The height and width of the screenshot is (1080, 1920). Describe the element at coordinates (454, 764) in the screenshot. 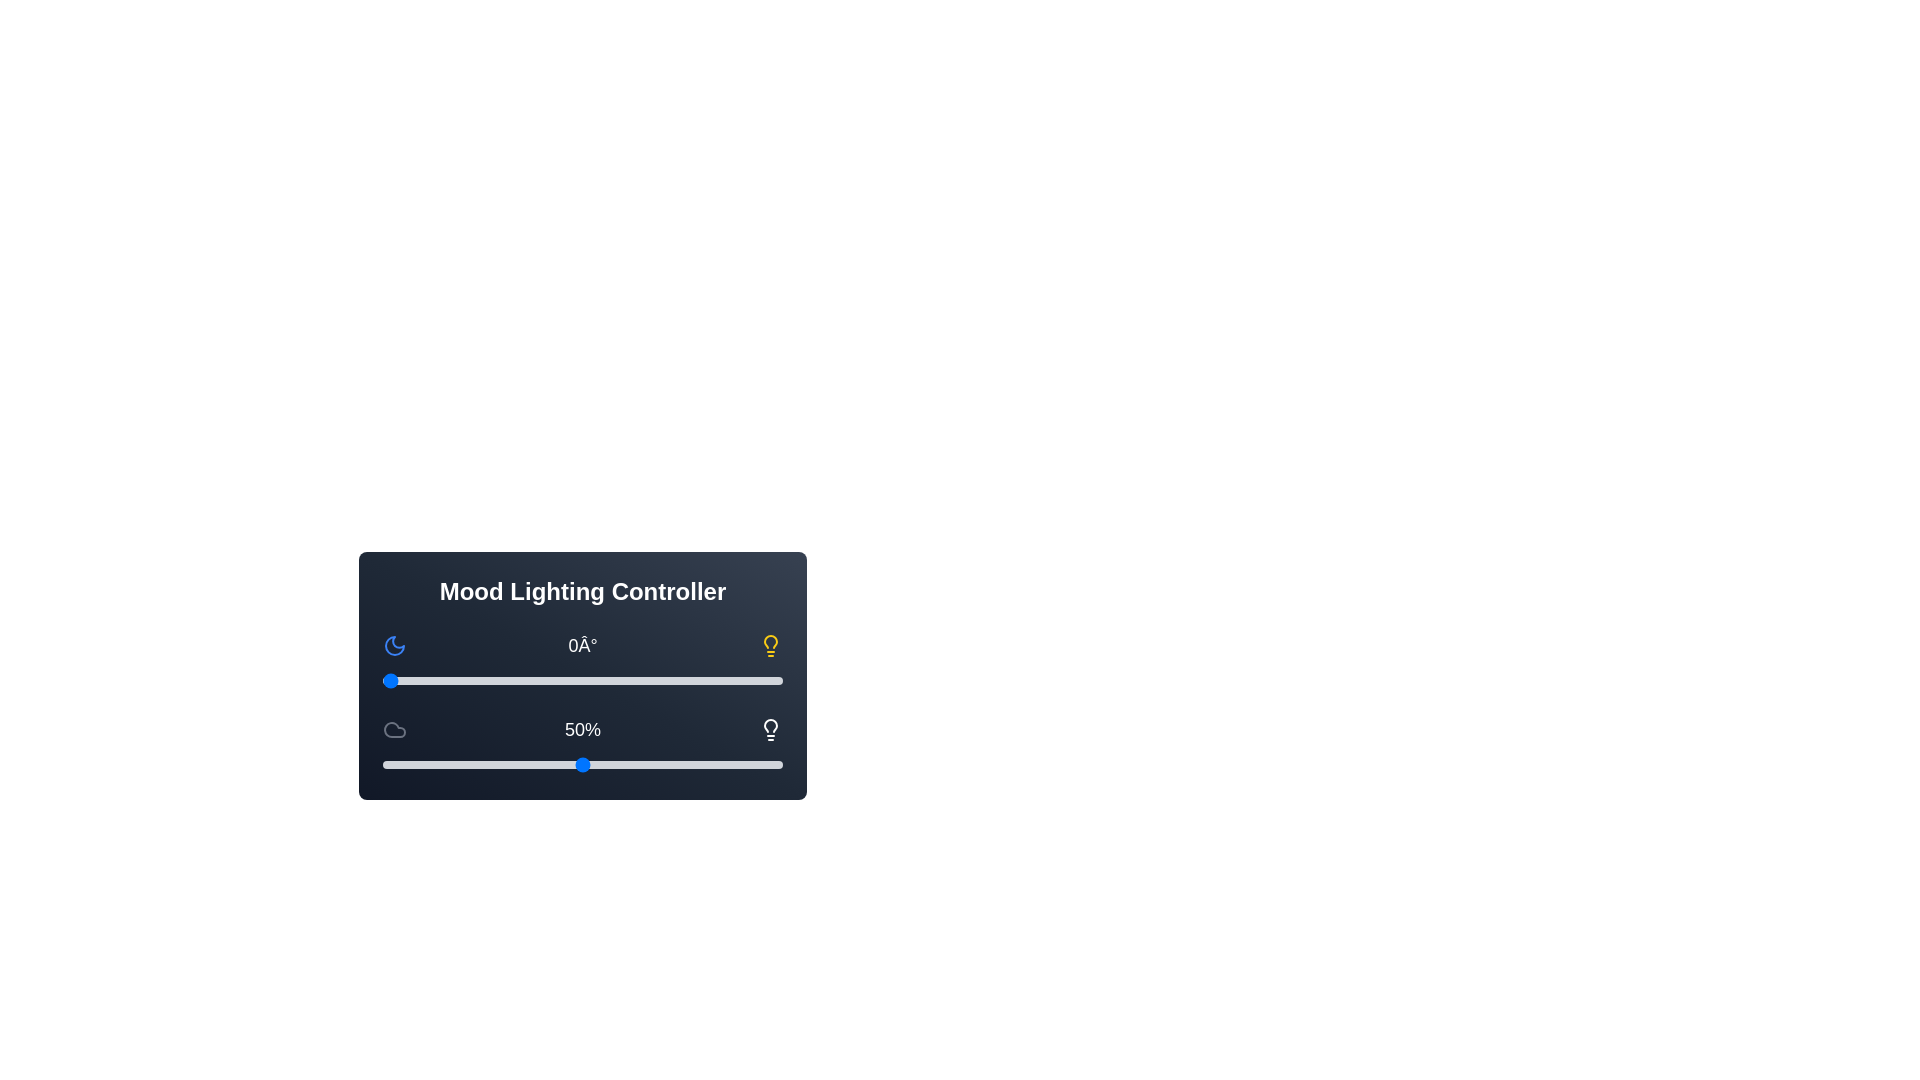

I see `the light intensity to 18% by adjusting the slider` at that location.